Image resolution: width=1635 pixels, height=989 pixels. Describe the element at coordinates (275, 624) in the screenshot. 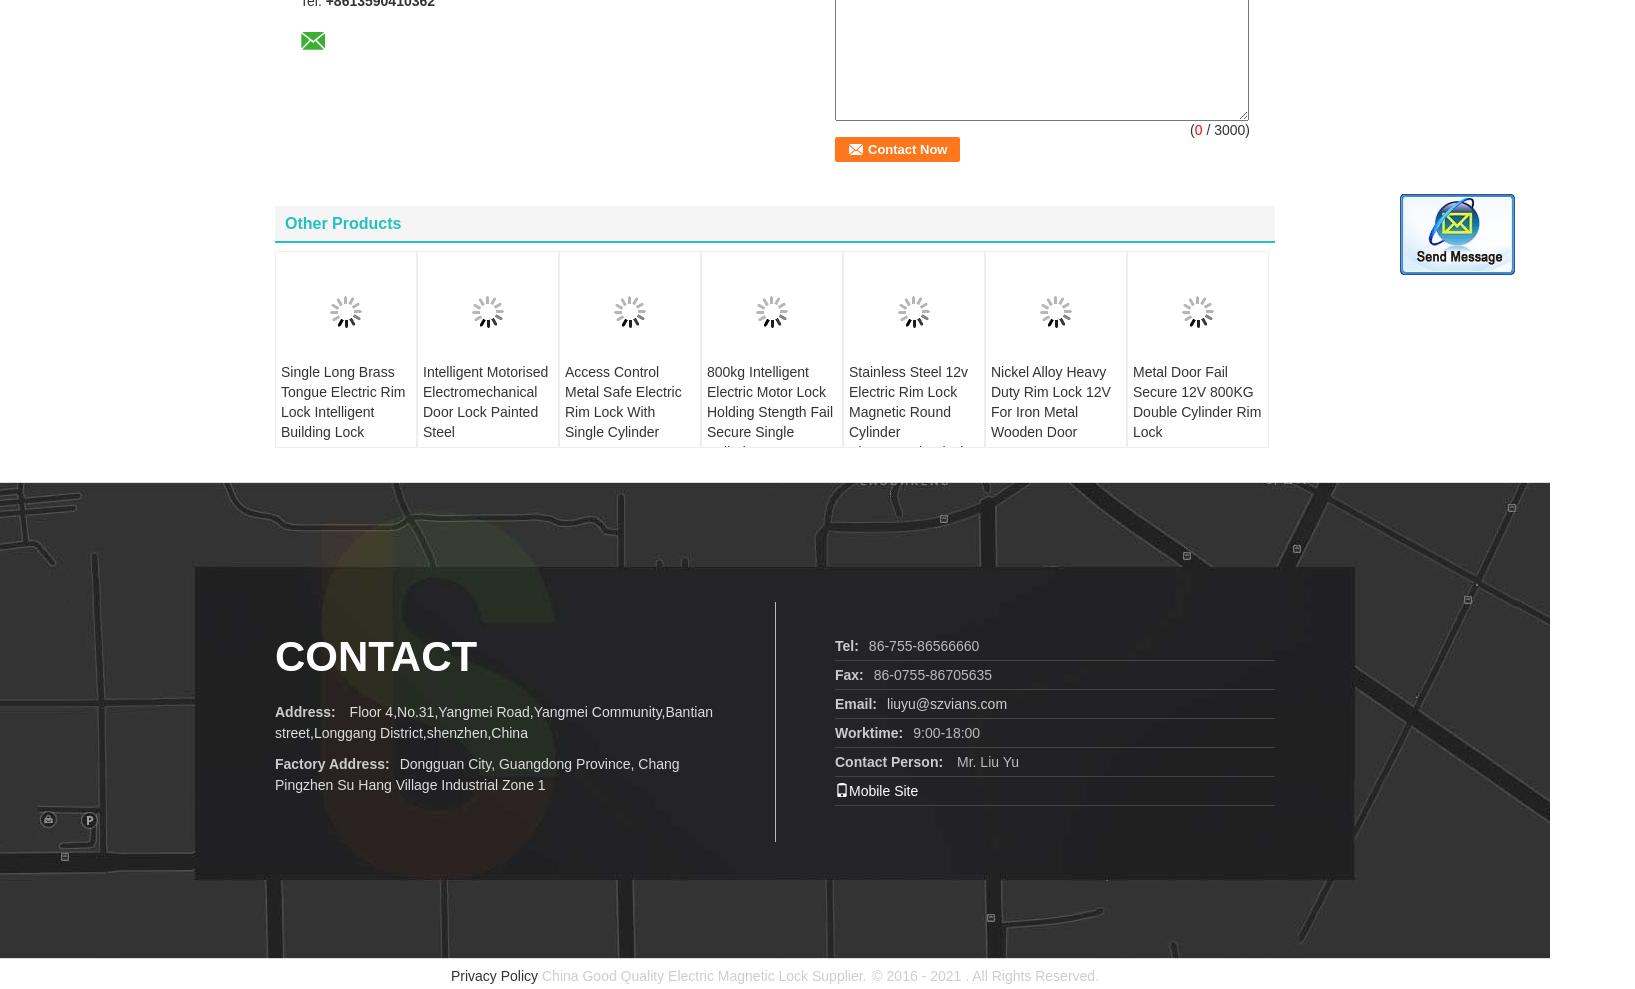

I see `'Contact'` at that location.